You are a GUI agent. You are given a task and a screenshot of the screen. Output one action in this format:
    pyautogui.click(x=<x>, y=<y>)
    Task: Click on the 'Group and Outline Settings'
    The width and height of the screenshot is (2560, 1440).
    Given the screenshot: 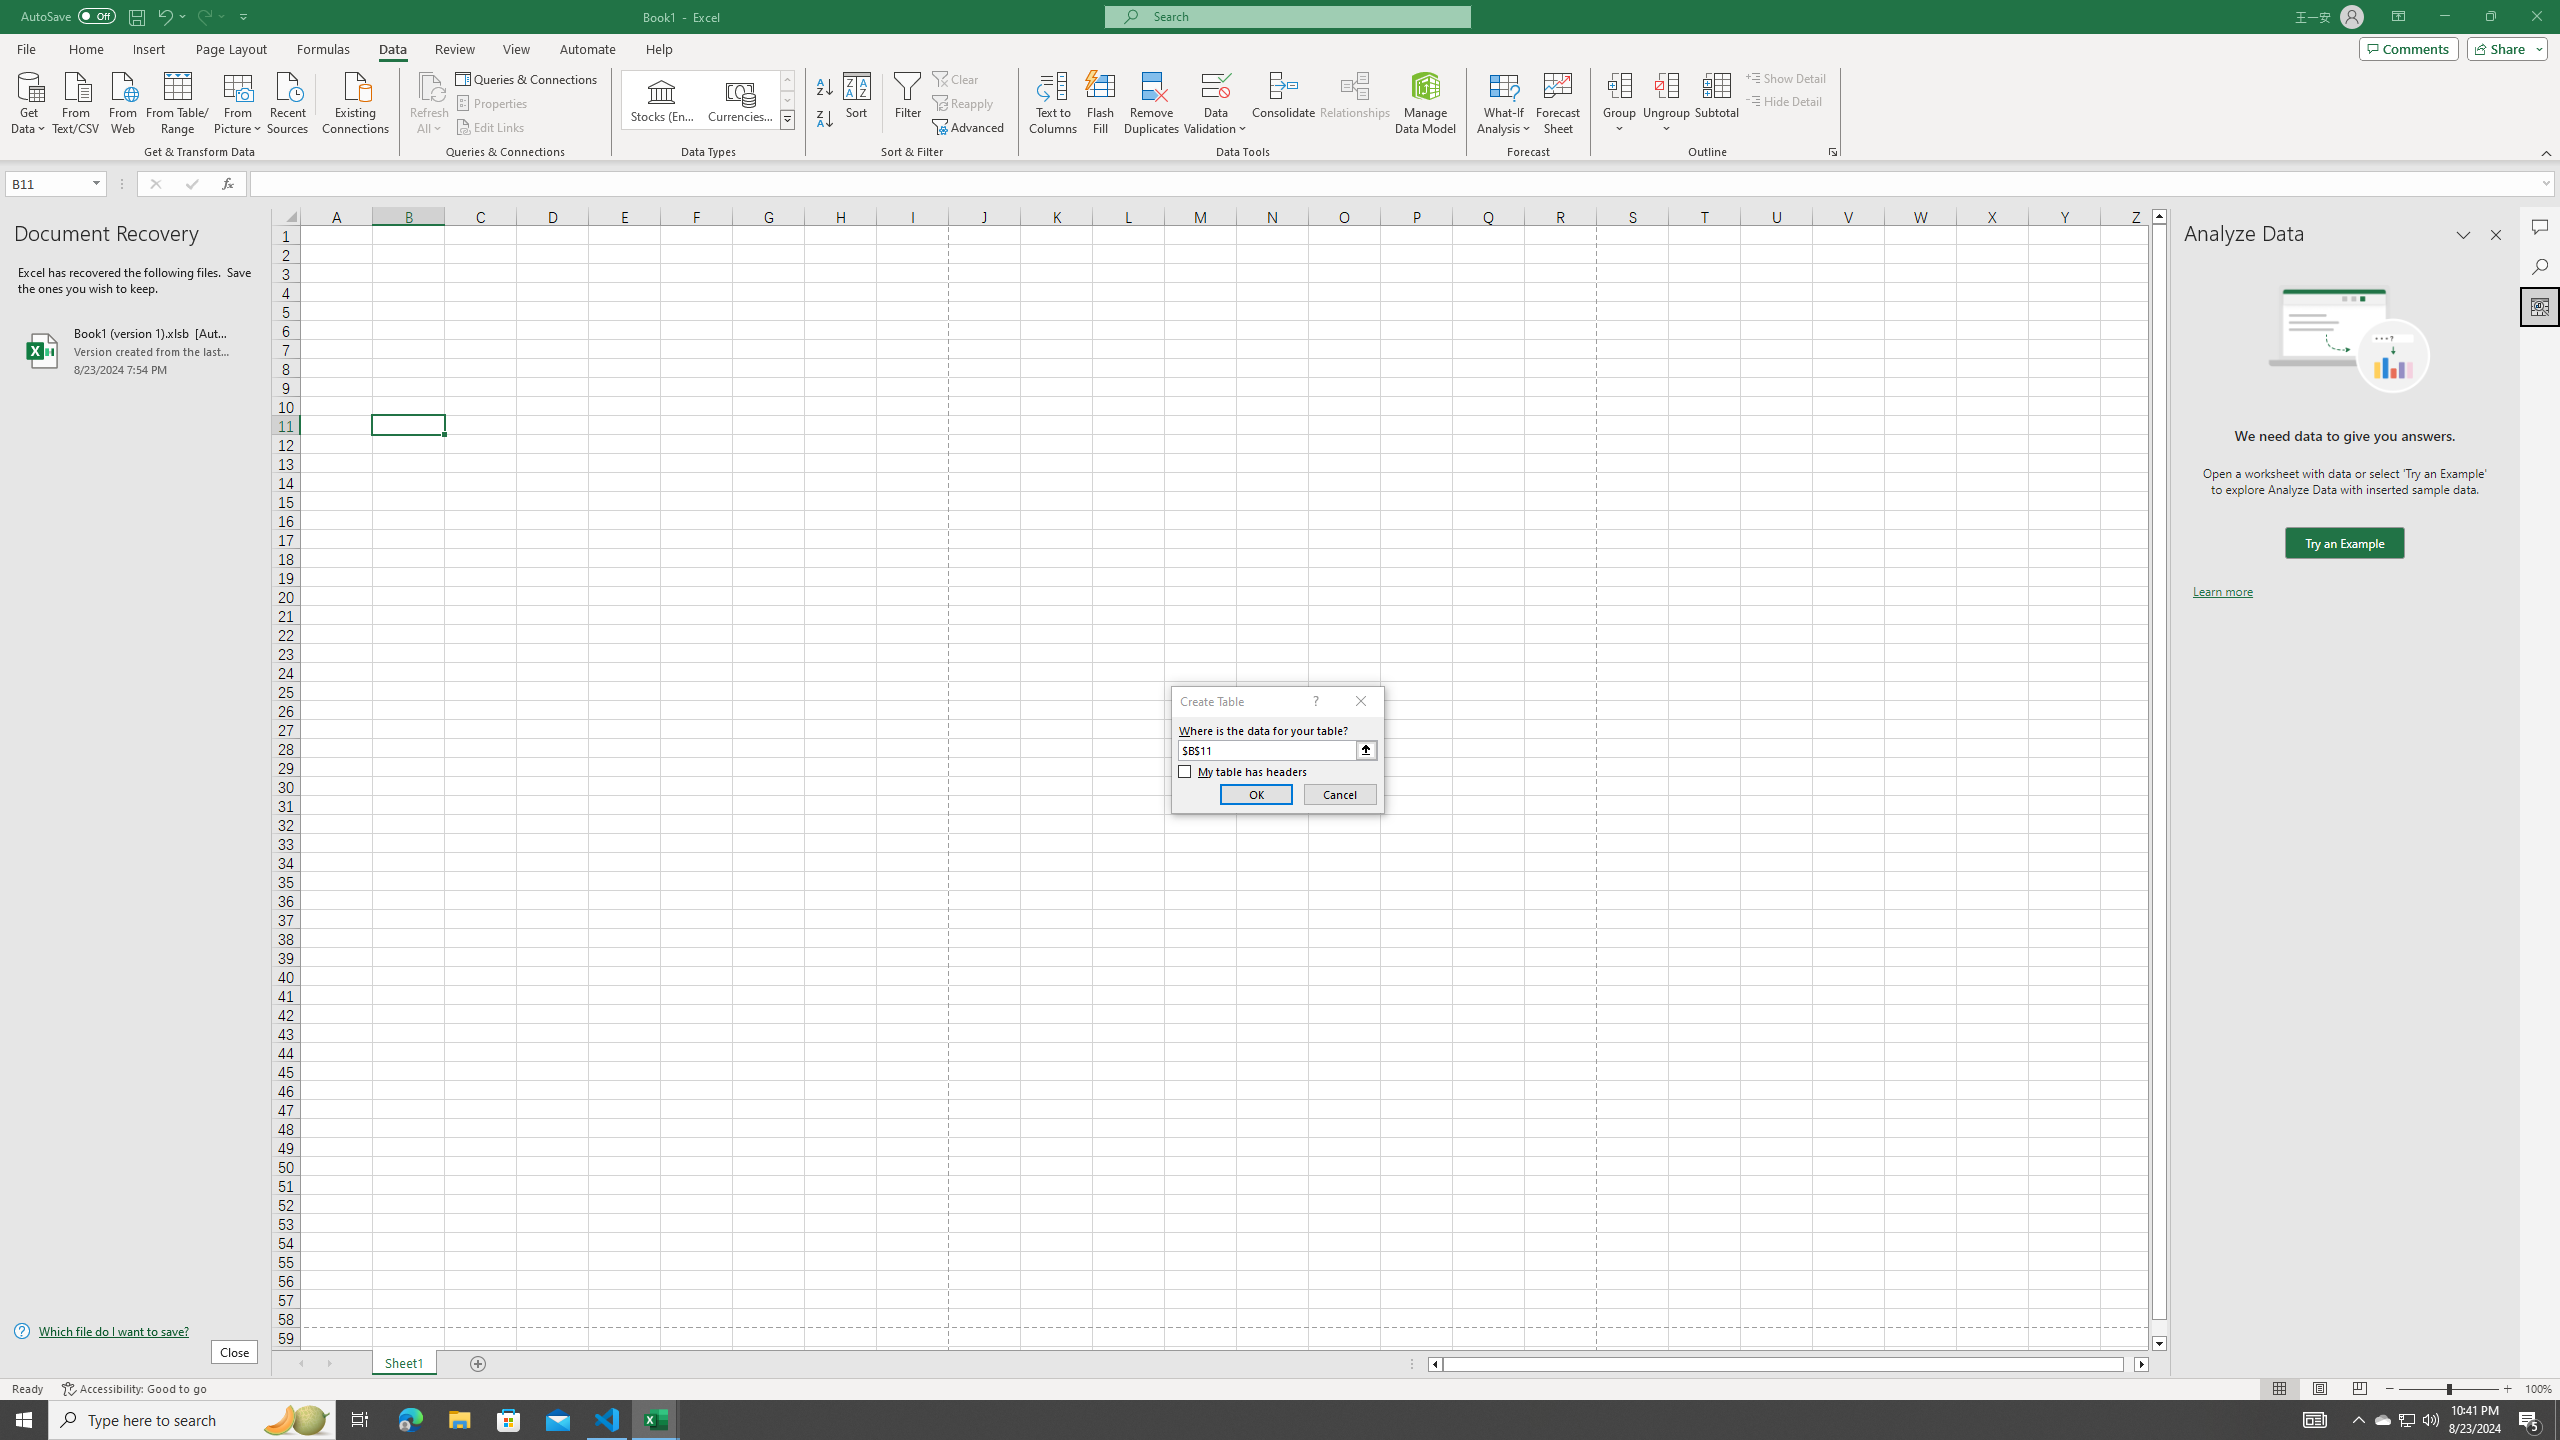 What is the action you would take?
    pyautogui.click(x=1831, y=150)
    